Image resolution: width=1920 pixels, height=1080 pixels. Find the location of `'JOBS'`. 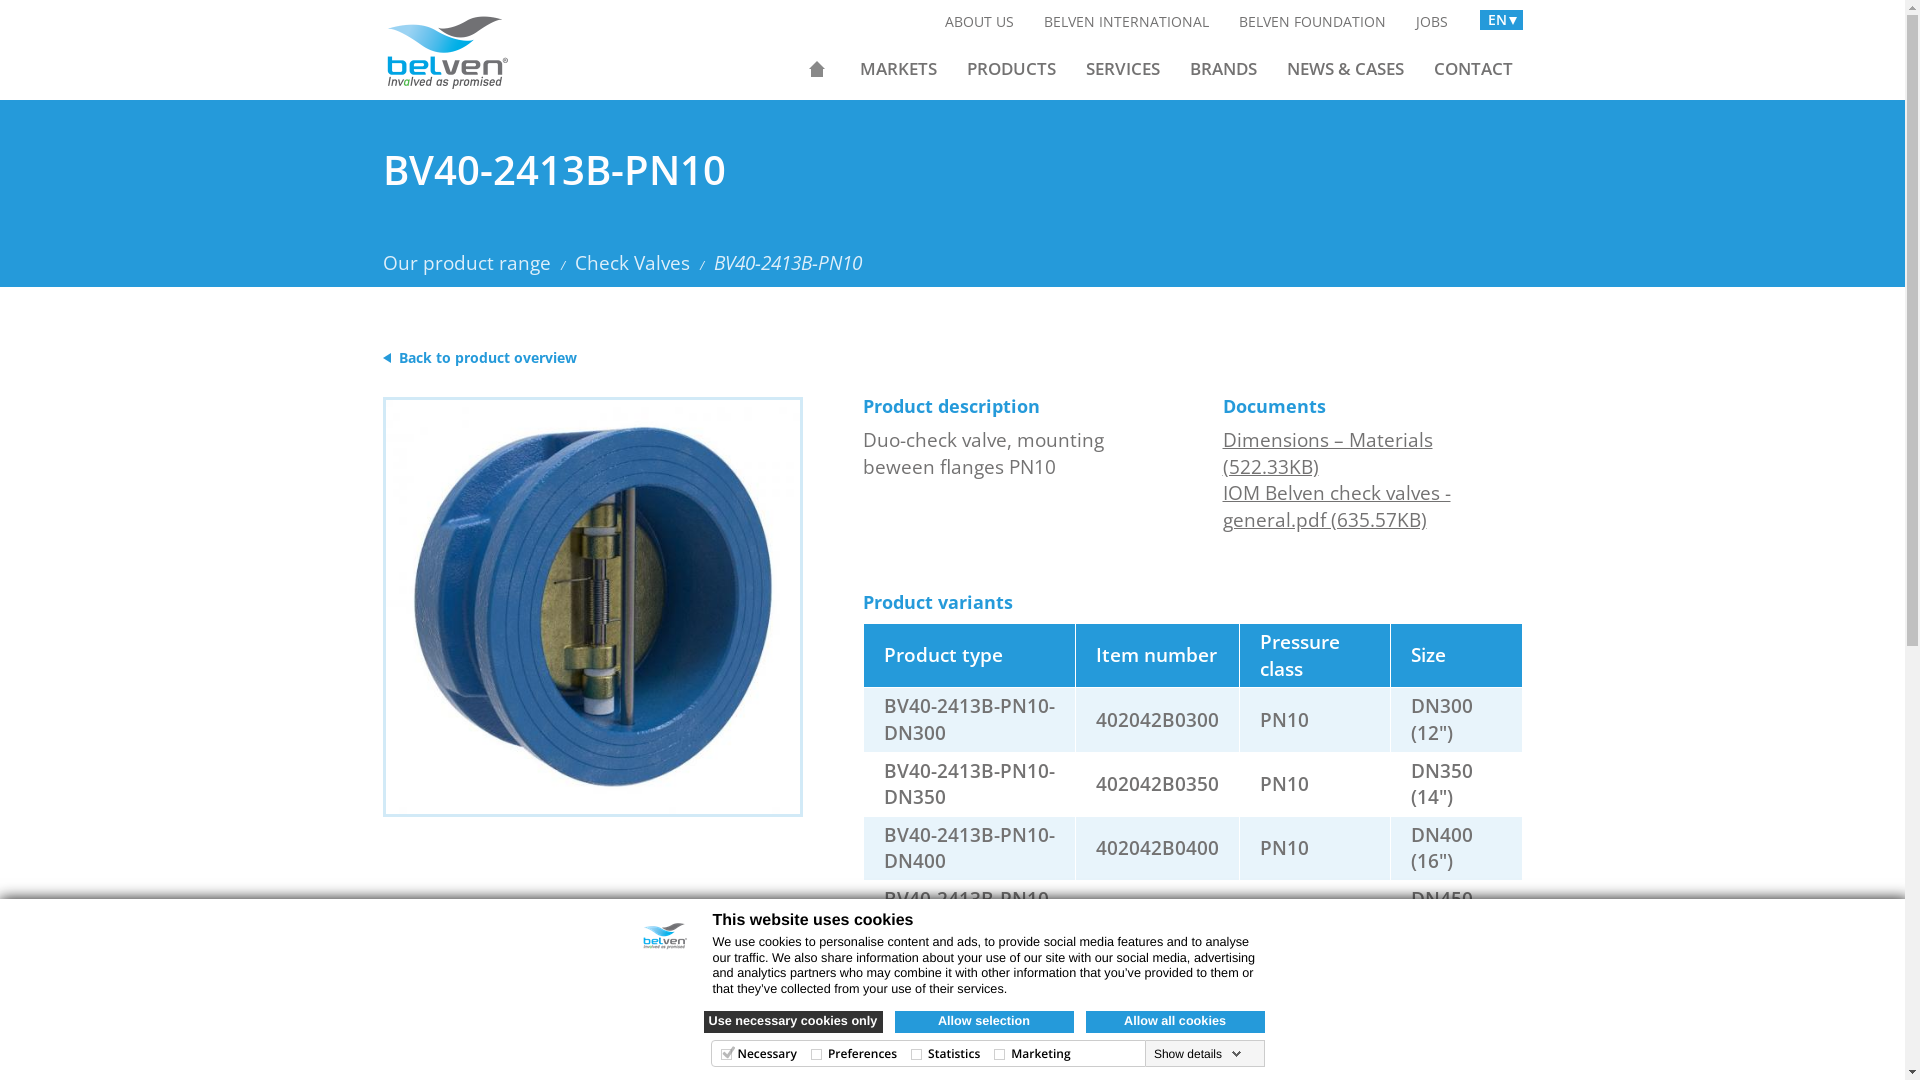

'JOBS' is located at coordinates (1429, 22).